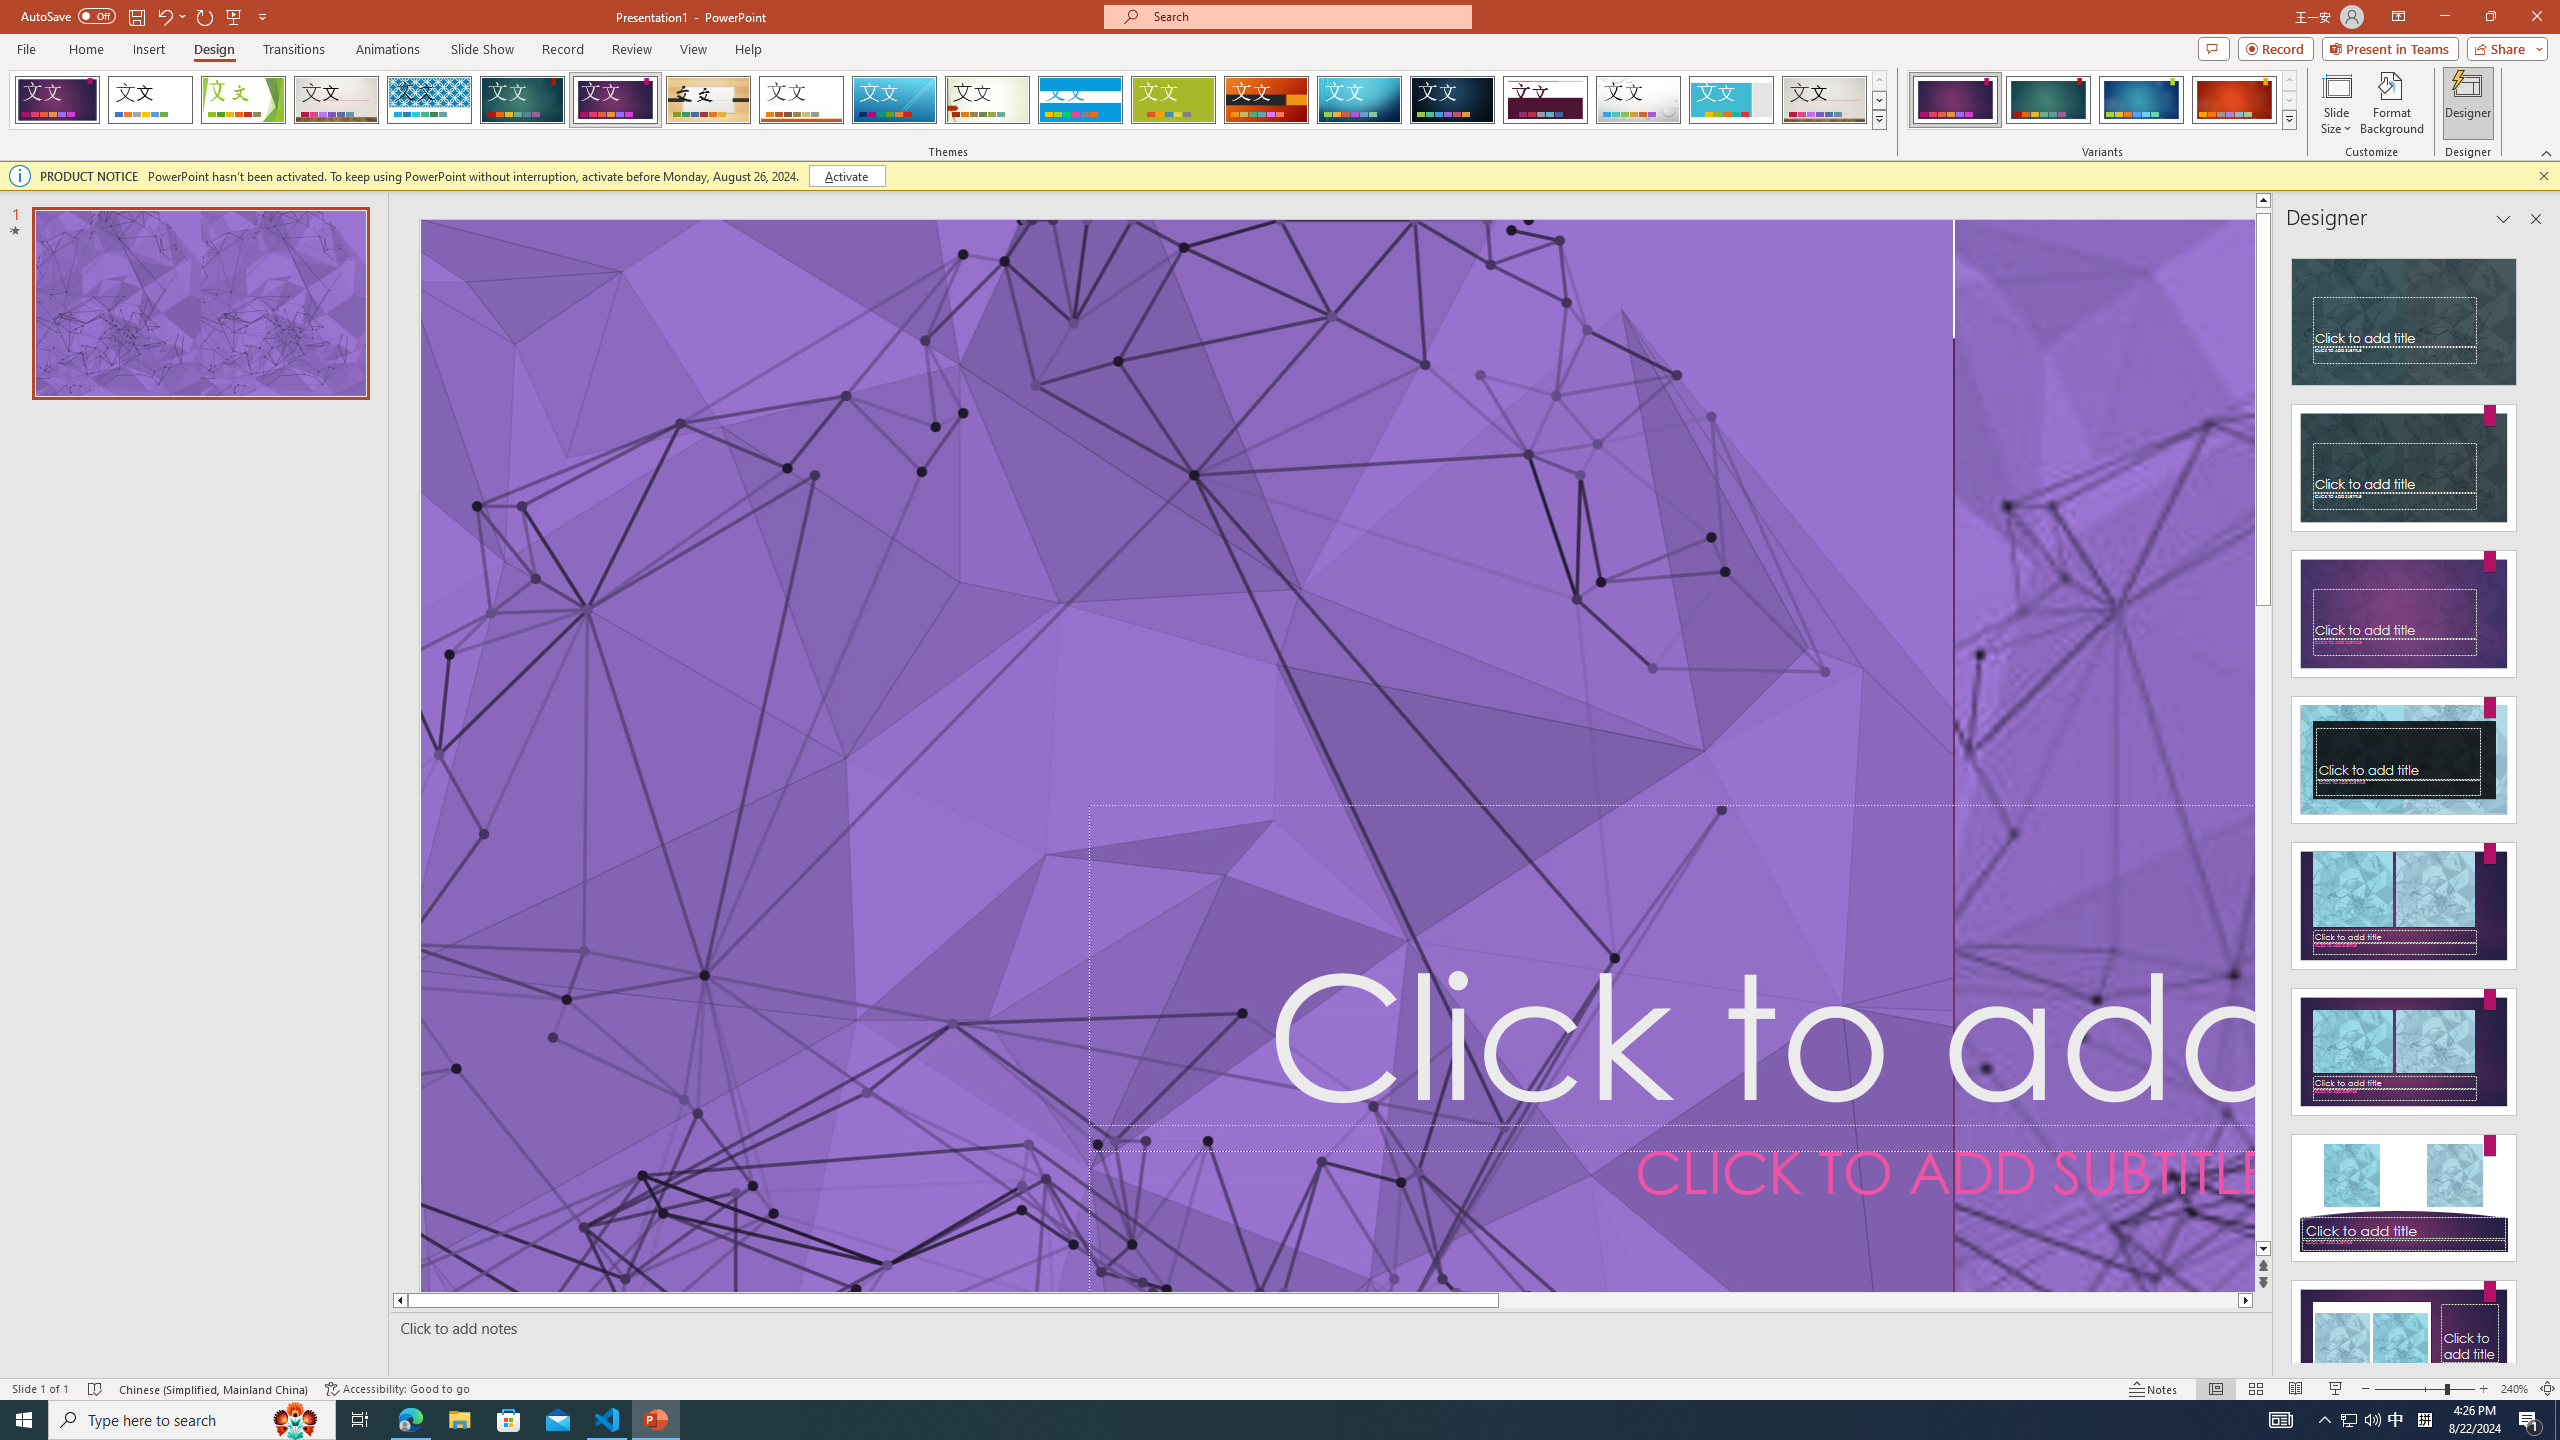  I want to click on 'Banded', so click(1080, 99).